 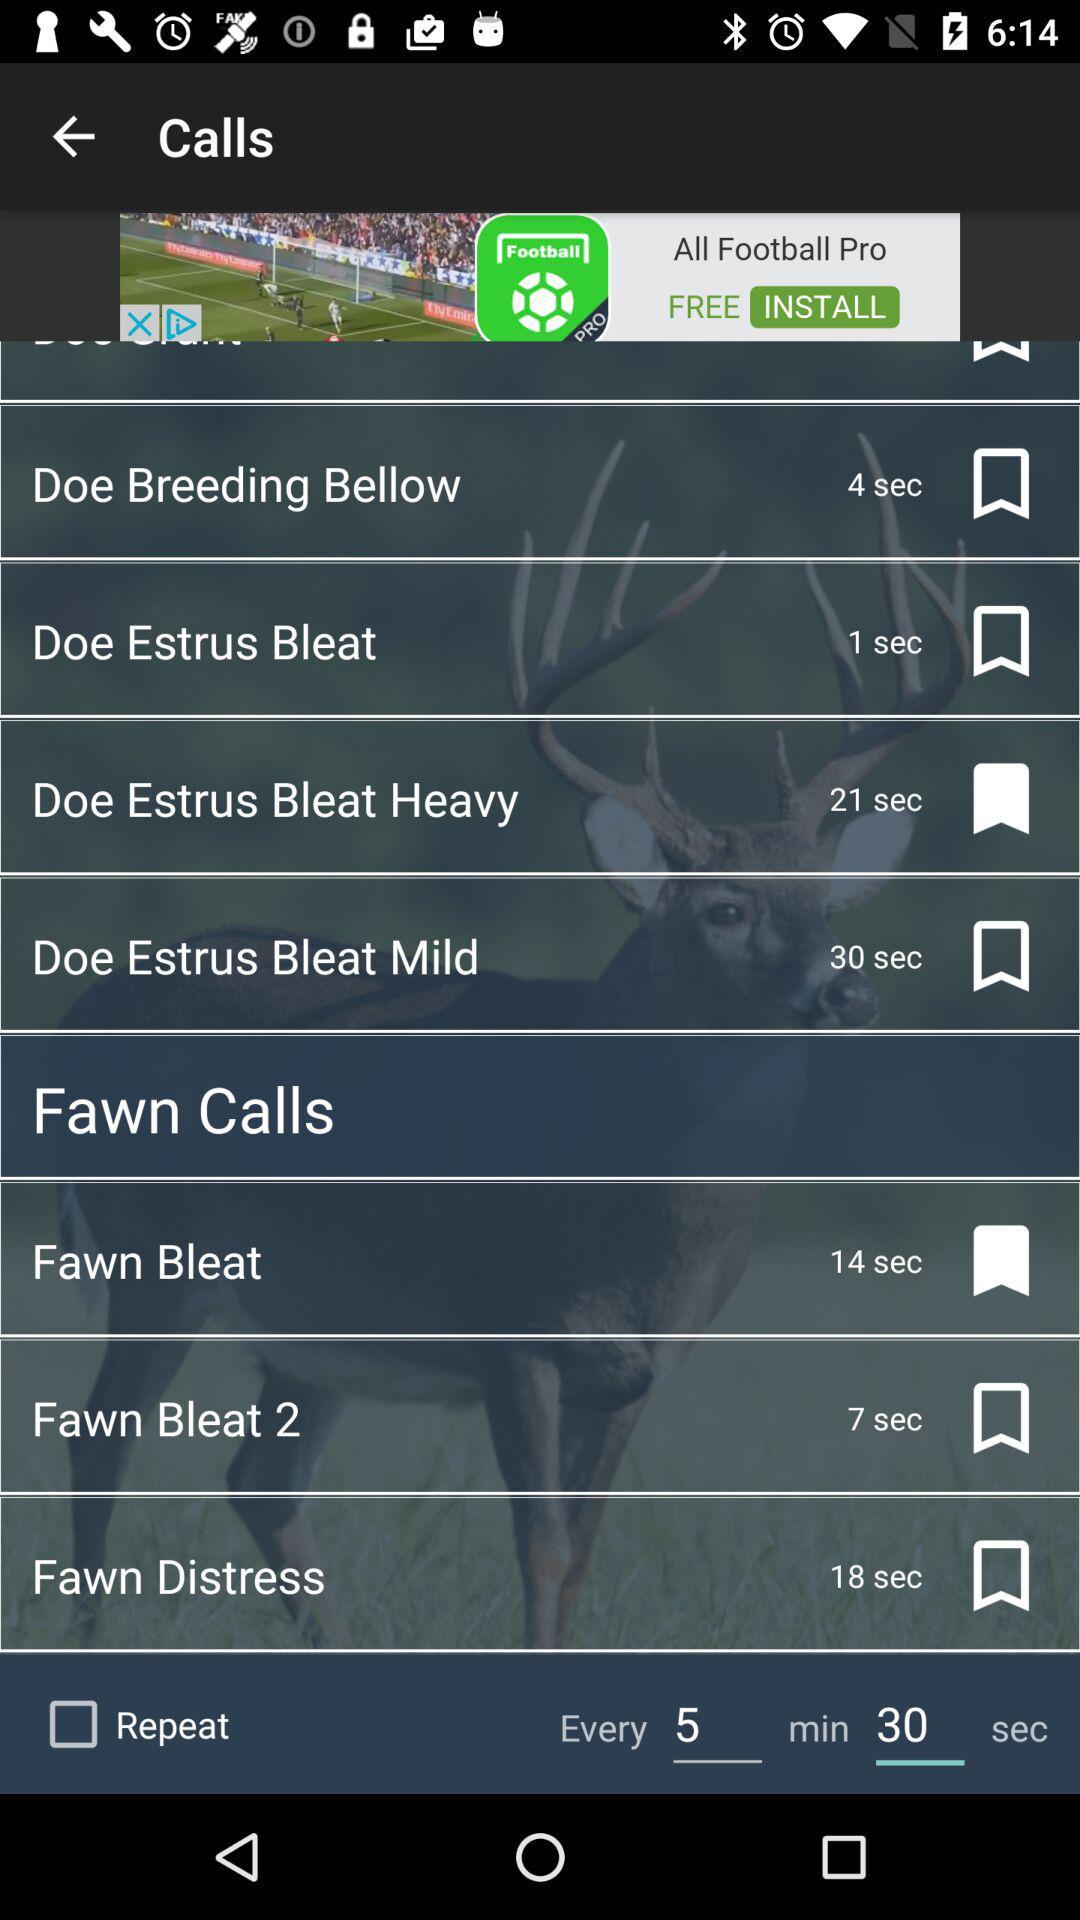 I want to click on the bookmark icon, so click(x=984, y=641).